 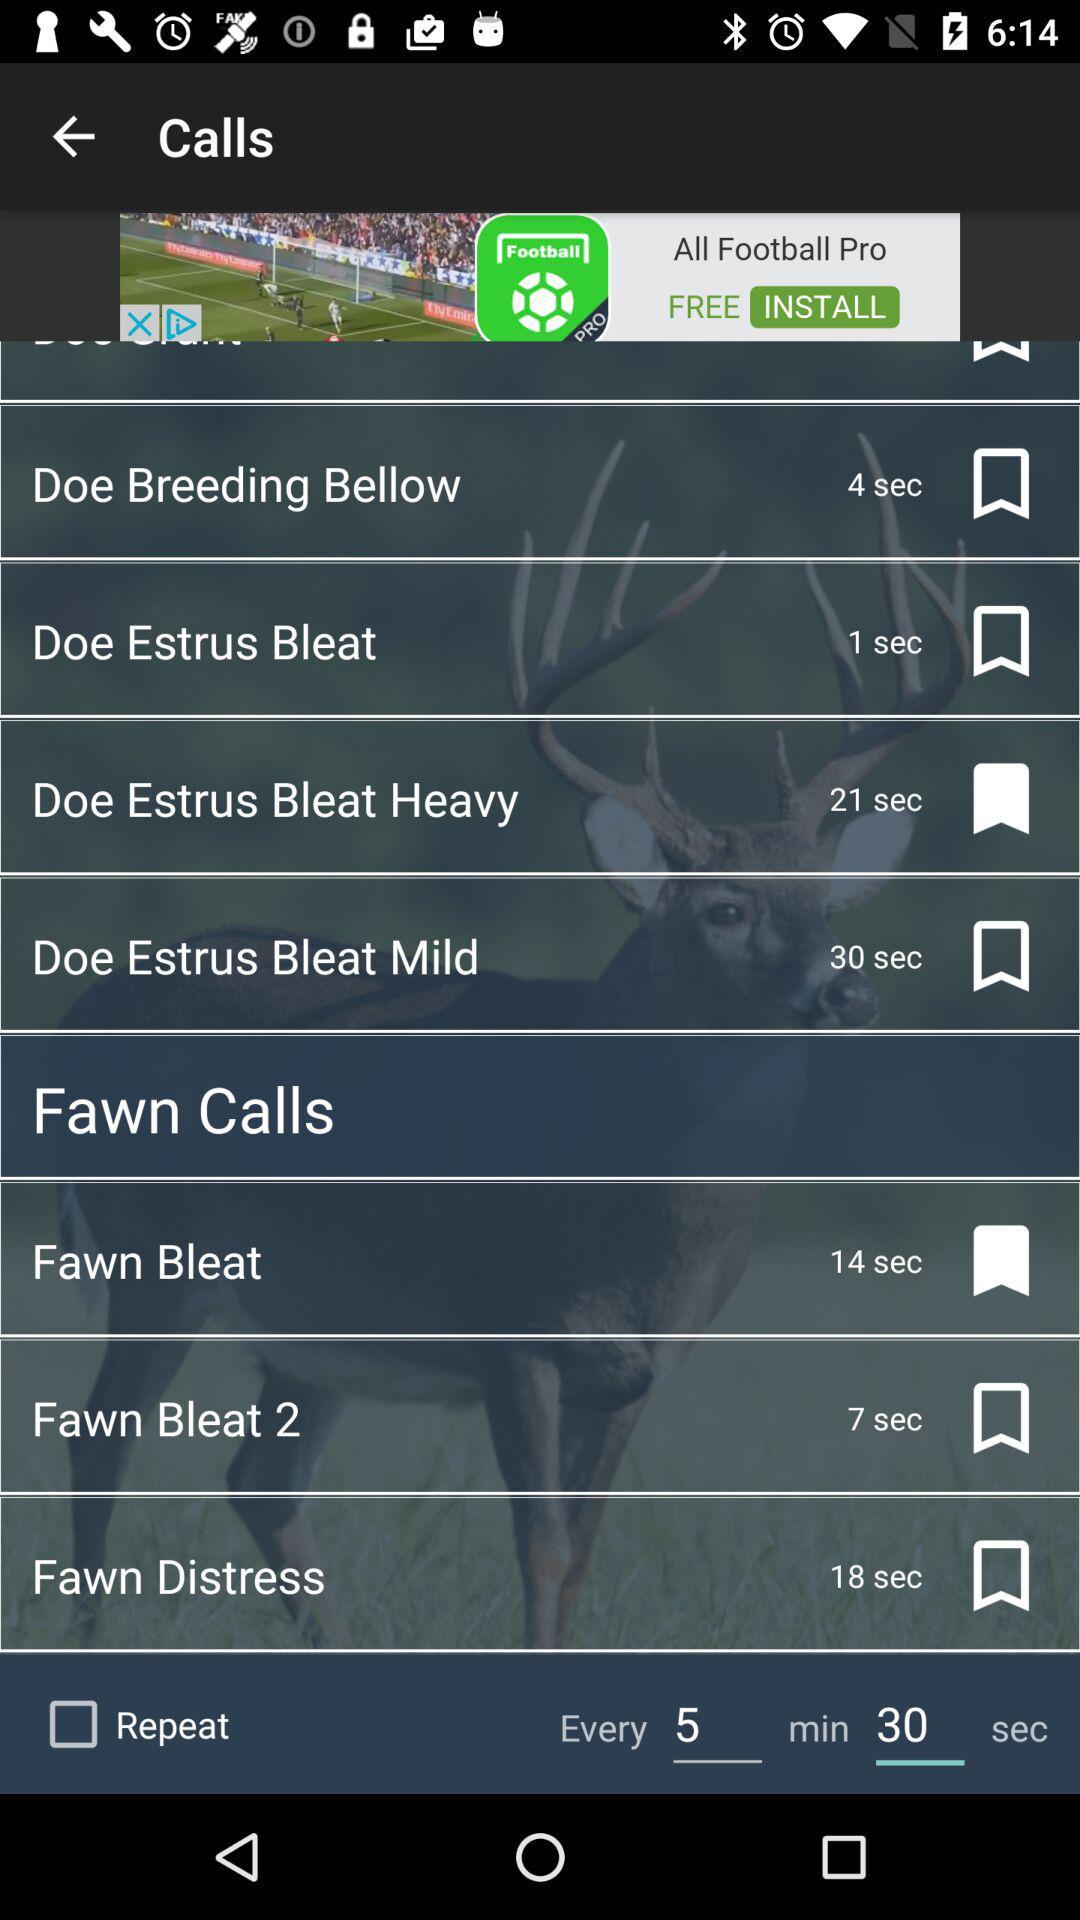 I want to click on the bookmark icon, so click(x=984, y=641).